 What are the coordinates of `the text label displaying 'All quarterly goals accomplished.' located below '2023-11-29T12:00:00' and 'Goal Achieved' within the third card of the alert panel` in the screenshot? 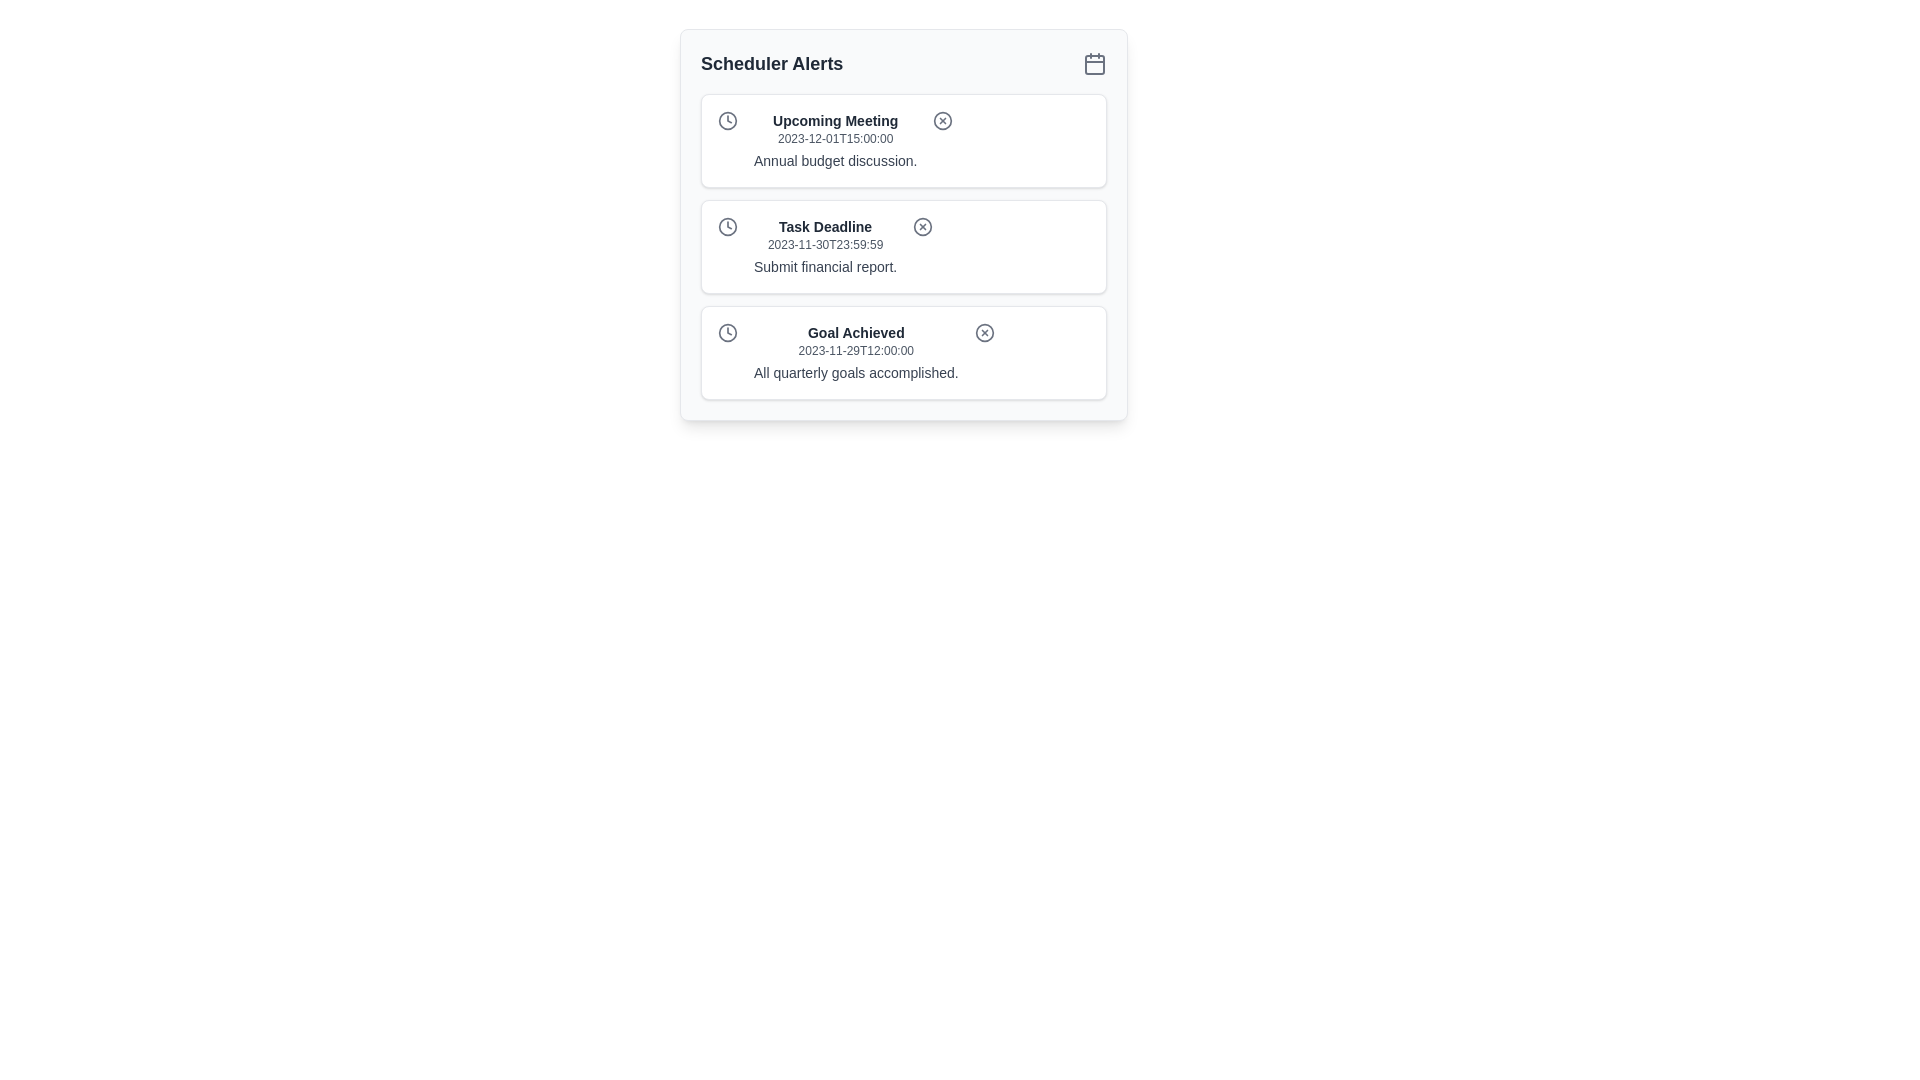 It's located at (856, 373).